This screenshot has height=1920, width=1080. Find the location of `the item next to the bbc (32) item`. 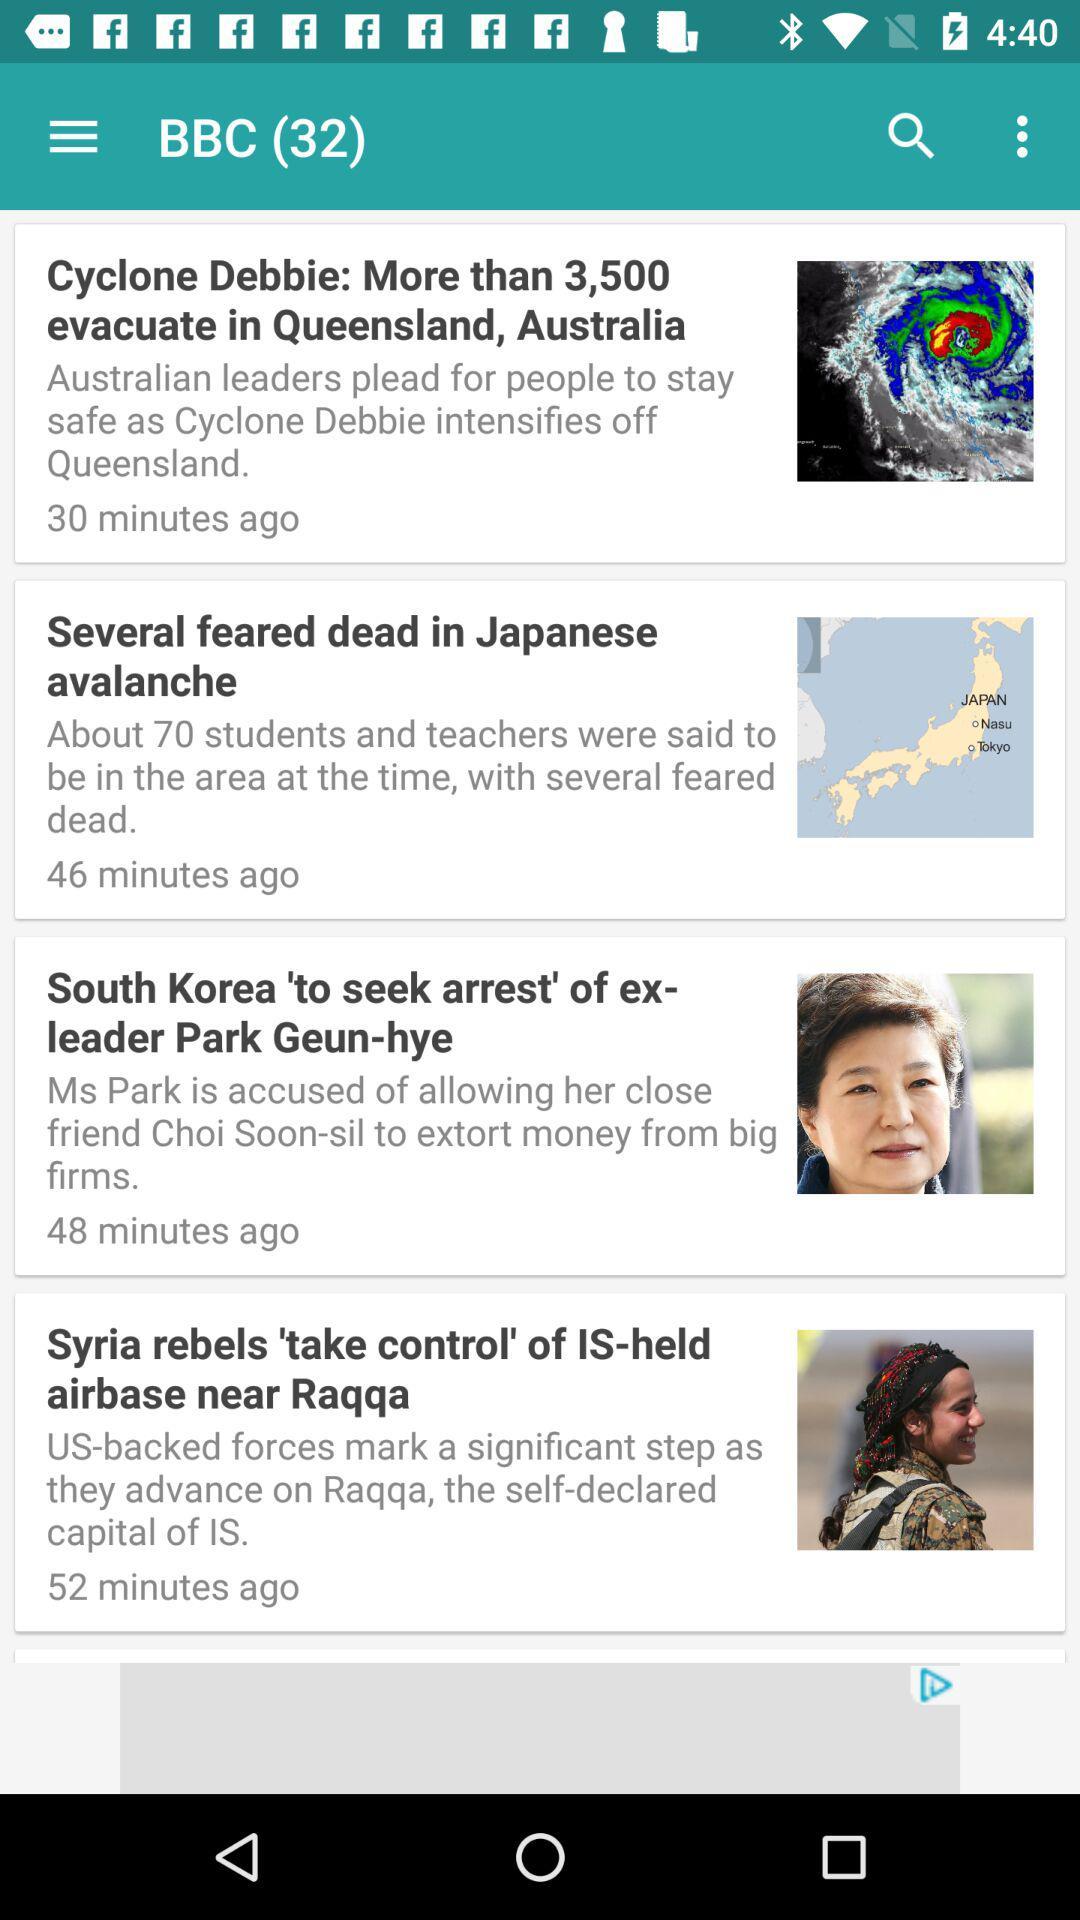

the item next to the bbc (32) item is located at coordinates (72, 135).